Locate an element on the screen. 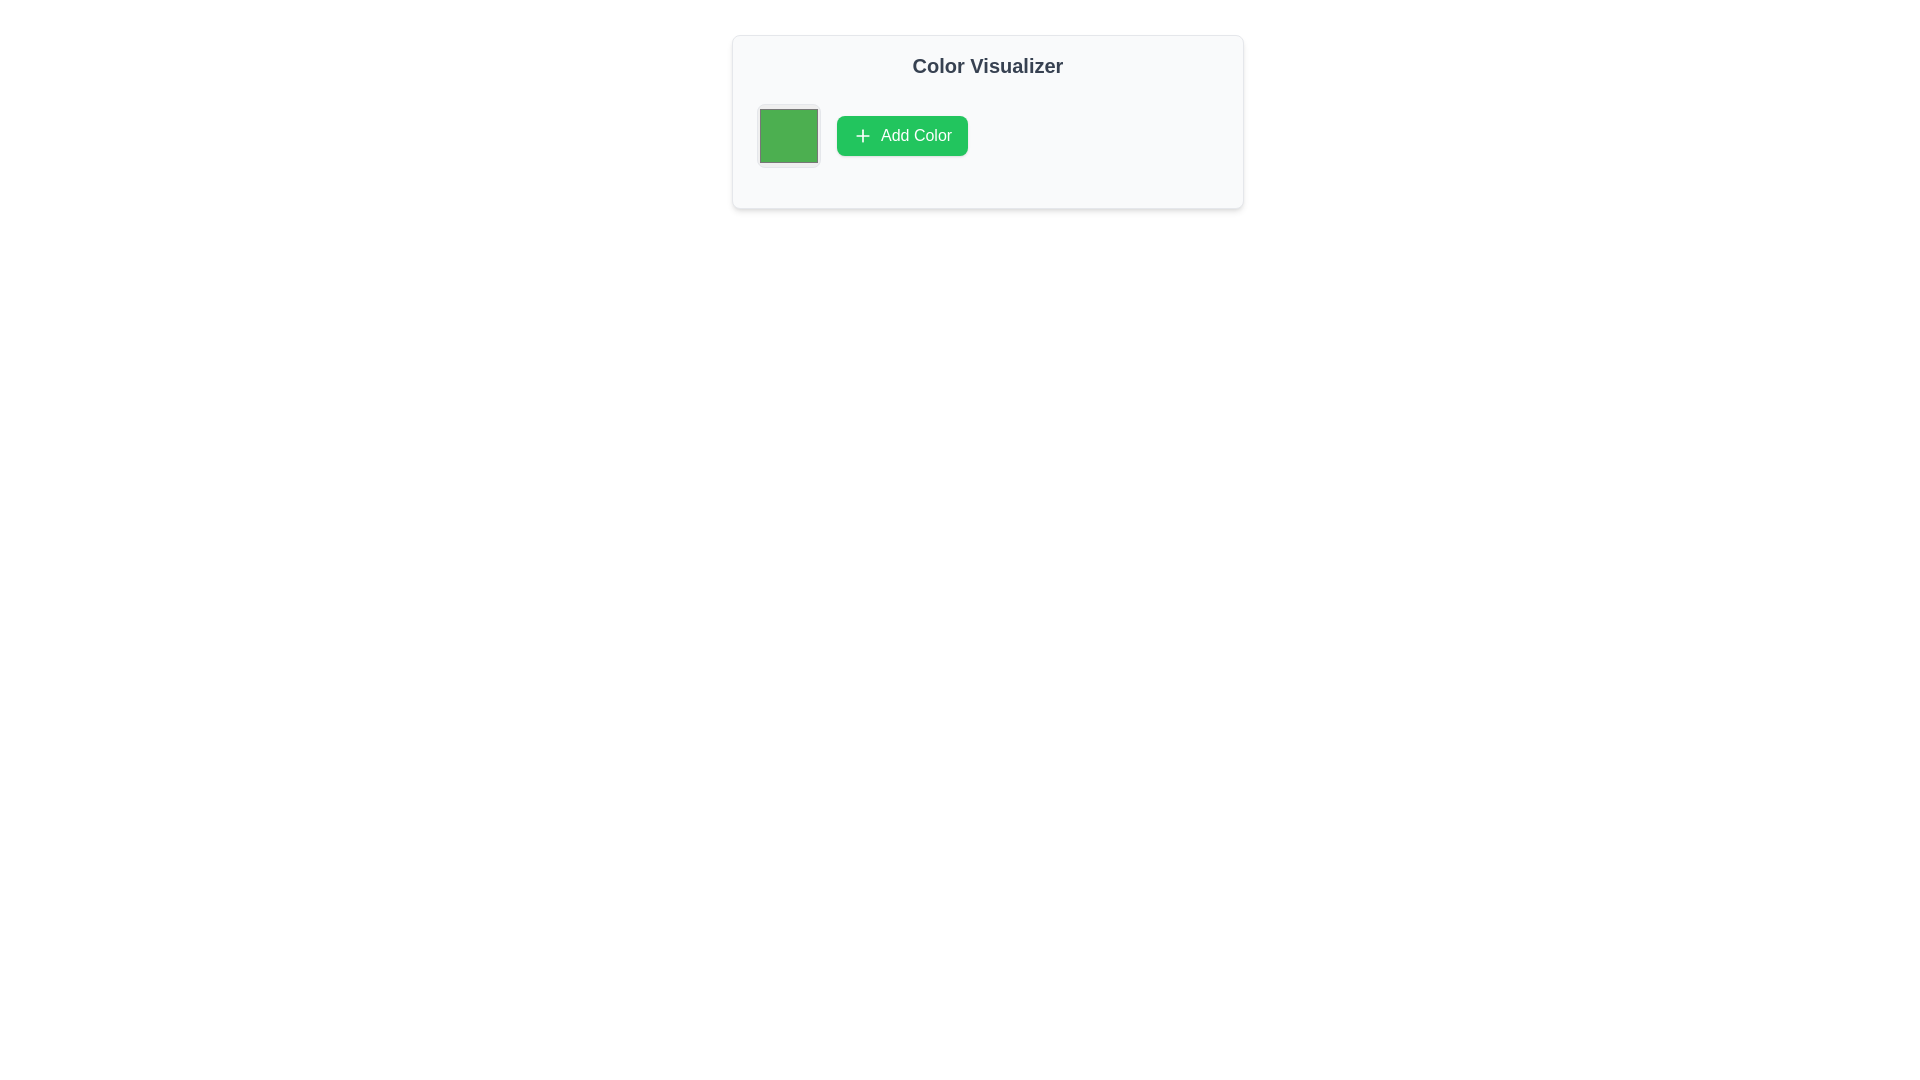  the green rectangular button labeled 'Add Color' containing a white plus icon is located at coordinates (901, 135).